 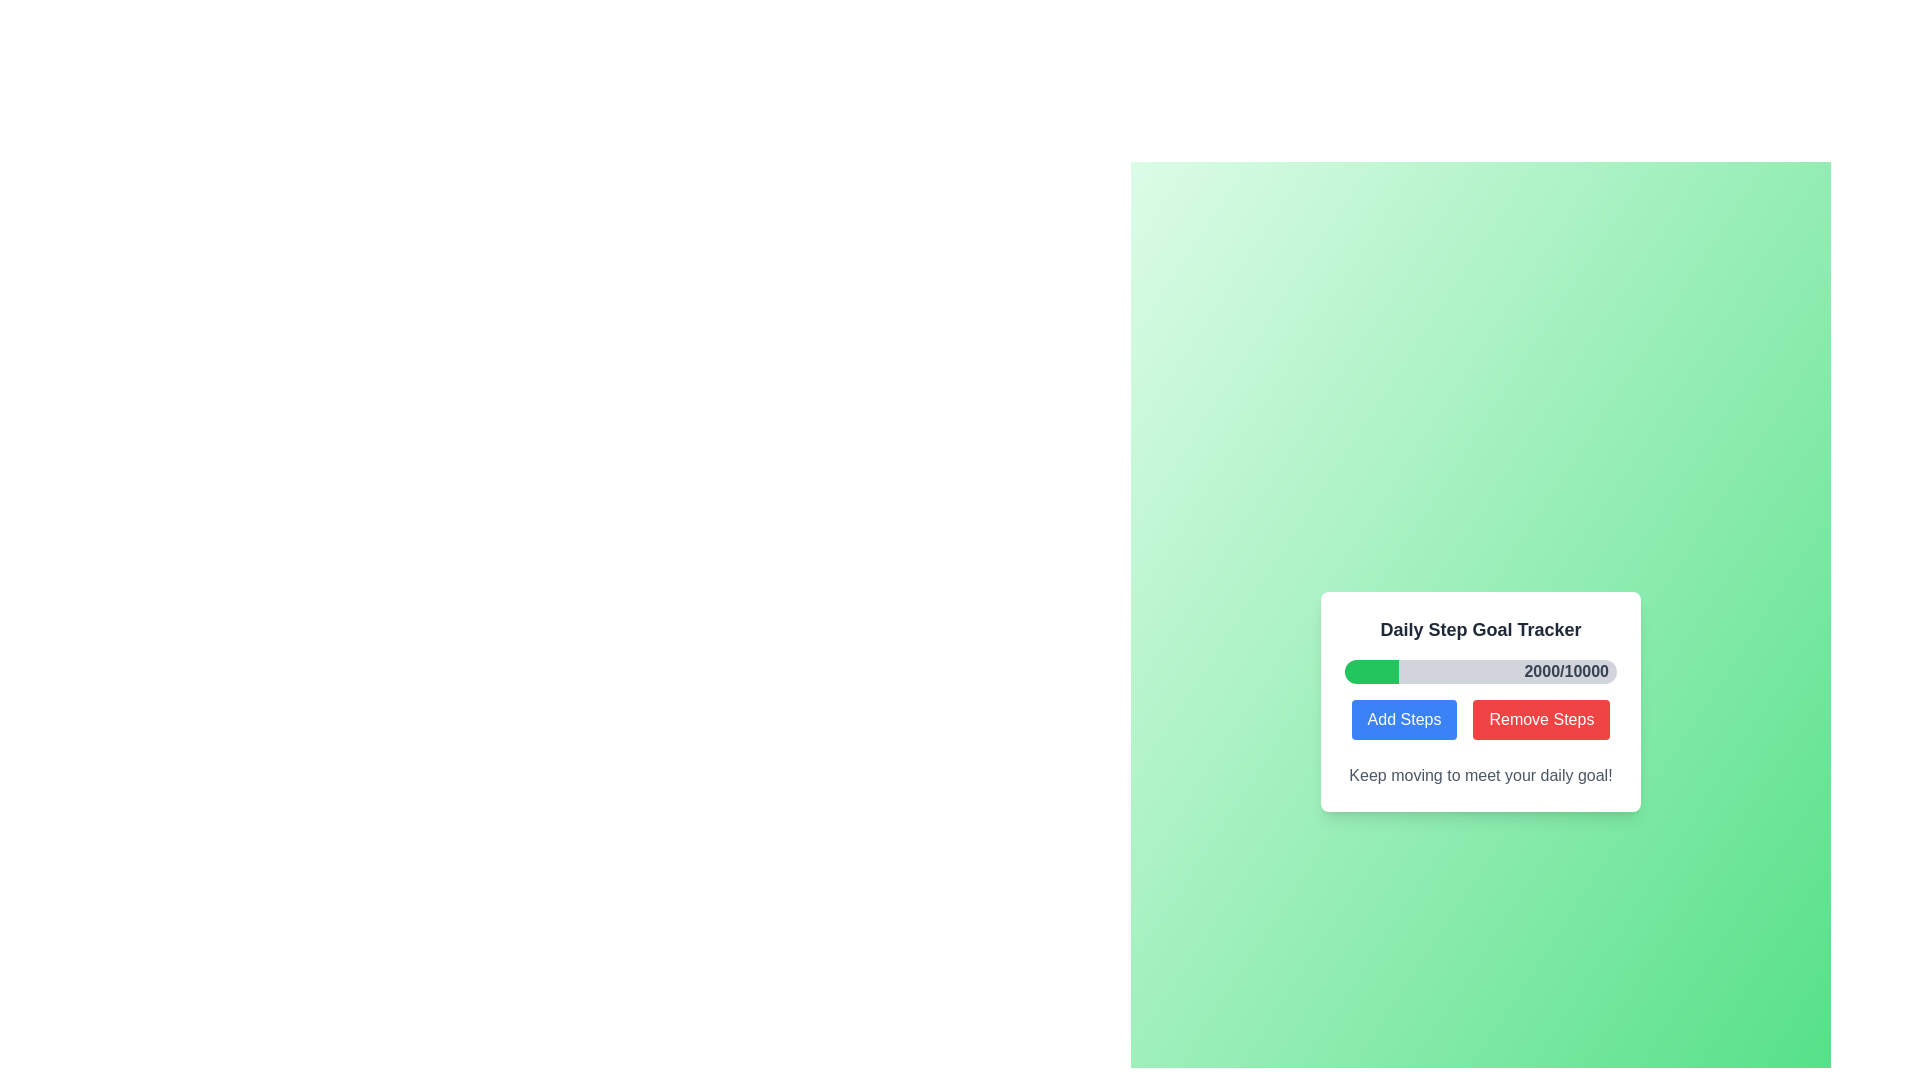 What do you see at coordinates (1403, 720) in the screenshot?
I see `the blue 'Add Steps' button with rounded corners` at bounding box center [1403, 720].